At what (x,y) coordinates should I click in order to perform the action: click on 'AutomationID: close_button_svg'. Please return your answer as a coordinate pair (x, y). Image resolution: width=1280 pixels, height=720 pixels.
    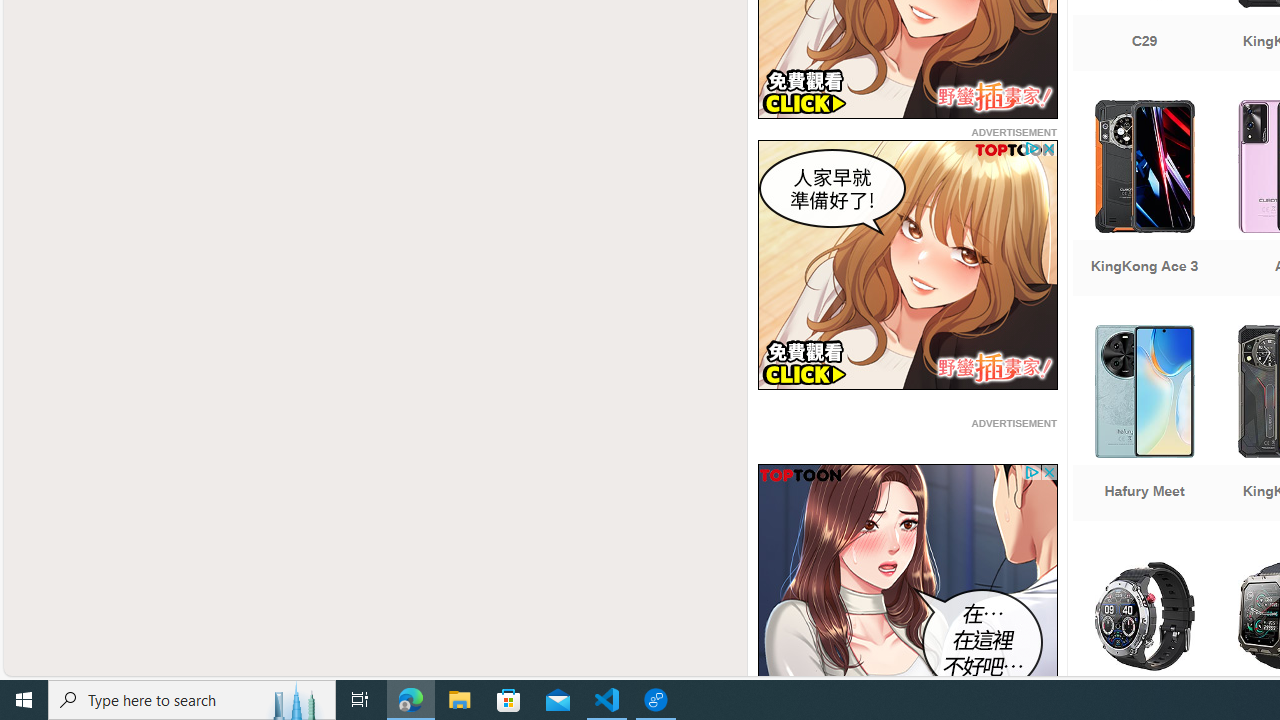
    Looking at the image, I should click on (1047, 473).